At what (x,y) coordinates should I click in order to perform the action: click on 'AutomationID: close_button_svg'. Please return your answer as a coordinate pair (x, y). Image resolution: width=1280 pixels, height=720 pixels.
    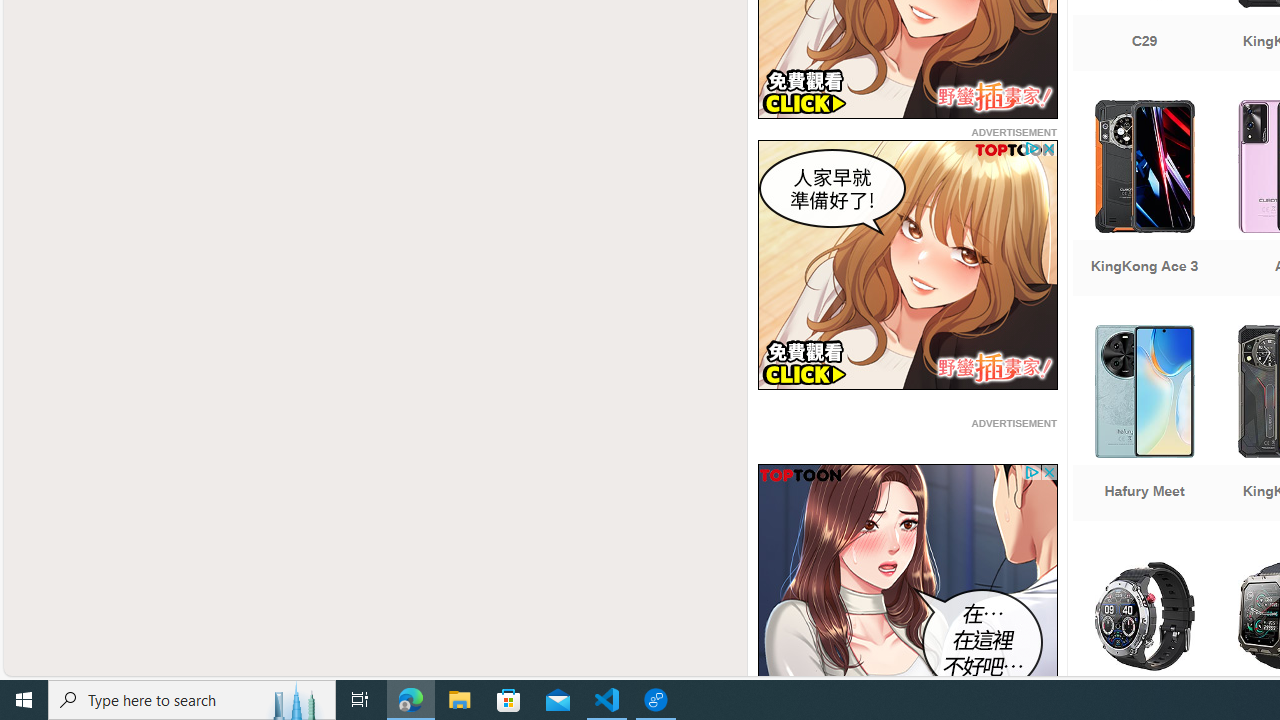
    Looking at the image, I should click on (1047, 473).